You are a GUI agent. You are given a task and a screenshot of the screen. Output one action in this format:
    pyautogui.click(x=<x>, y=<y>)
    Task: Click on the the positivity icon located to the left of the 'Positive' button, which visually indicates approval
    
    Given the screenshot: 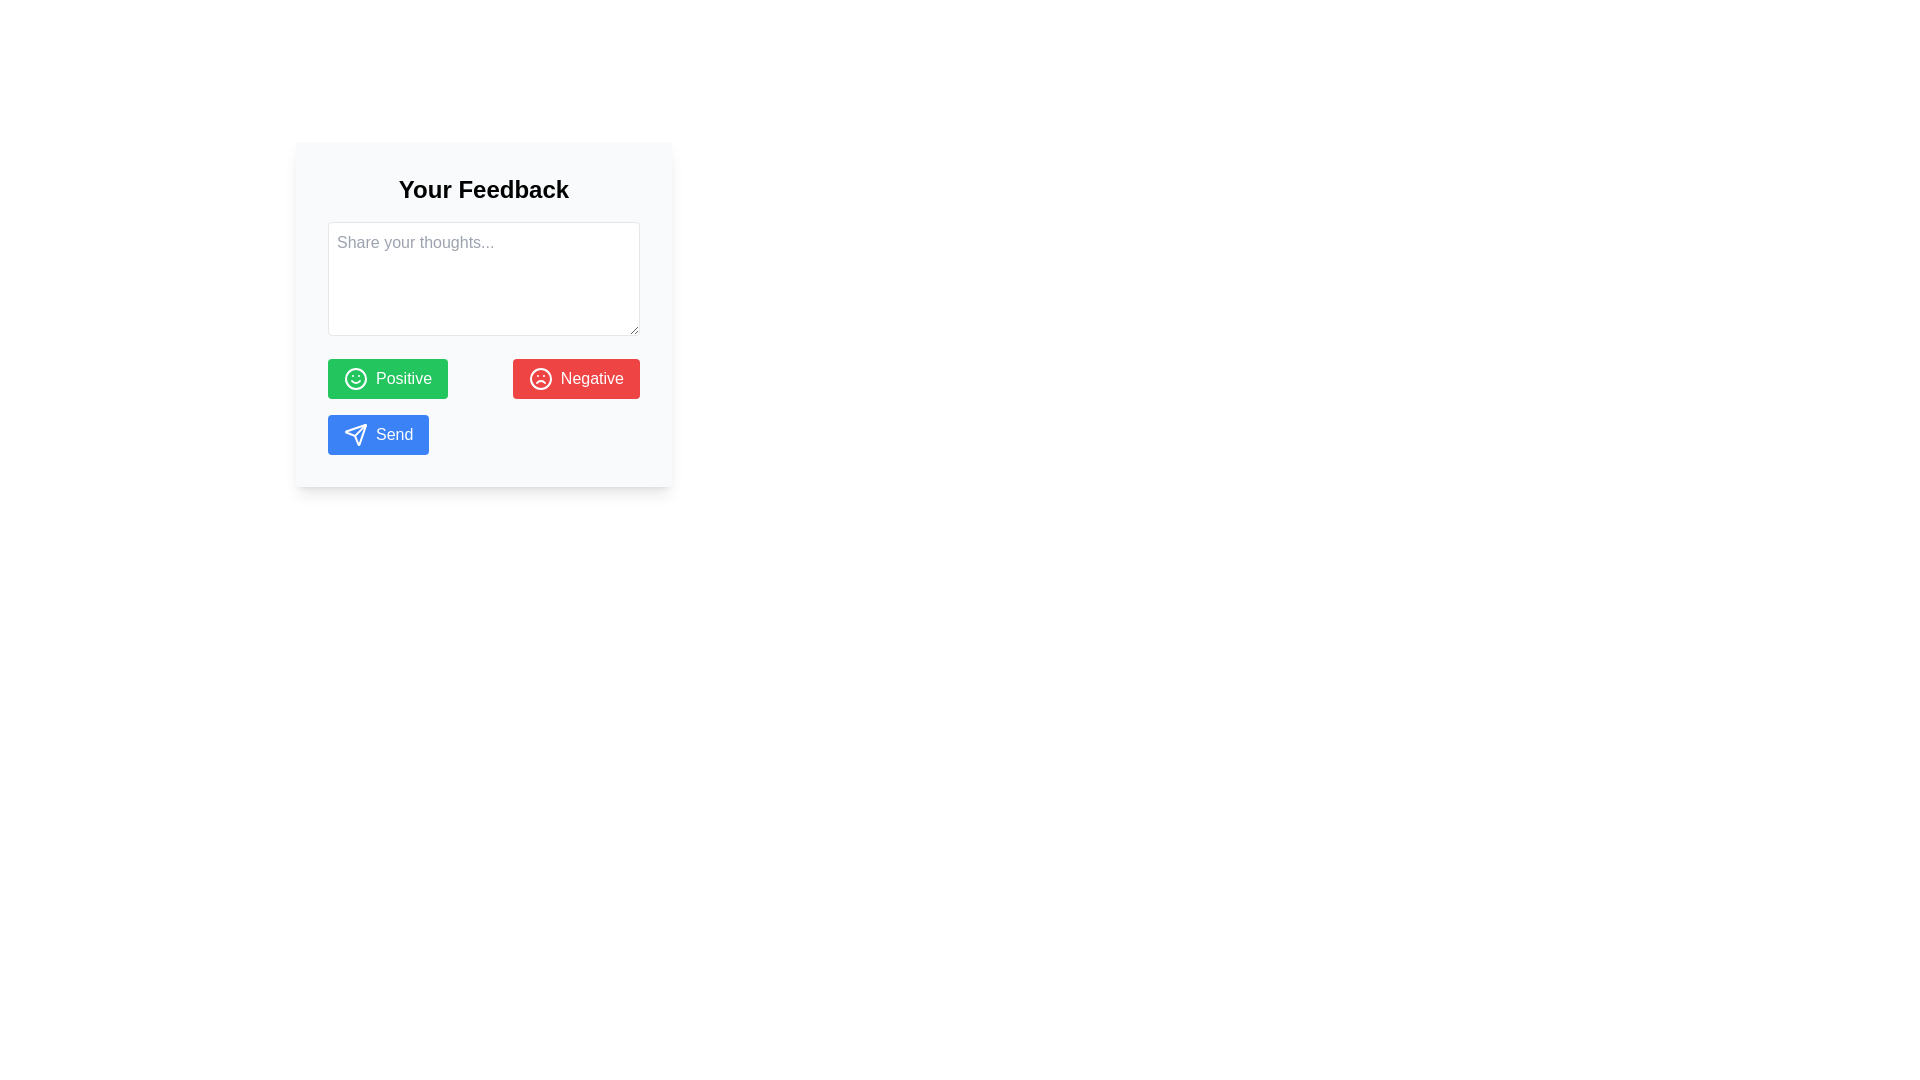 What is the action you would take?
    pyautogui.click(x=355, y=378)
    